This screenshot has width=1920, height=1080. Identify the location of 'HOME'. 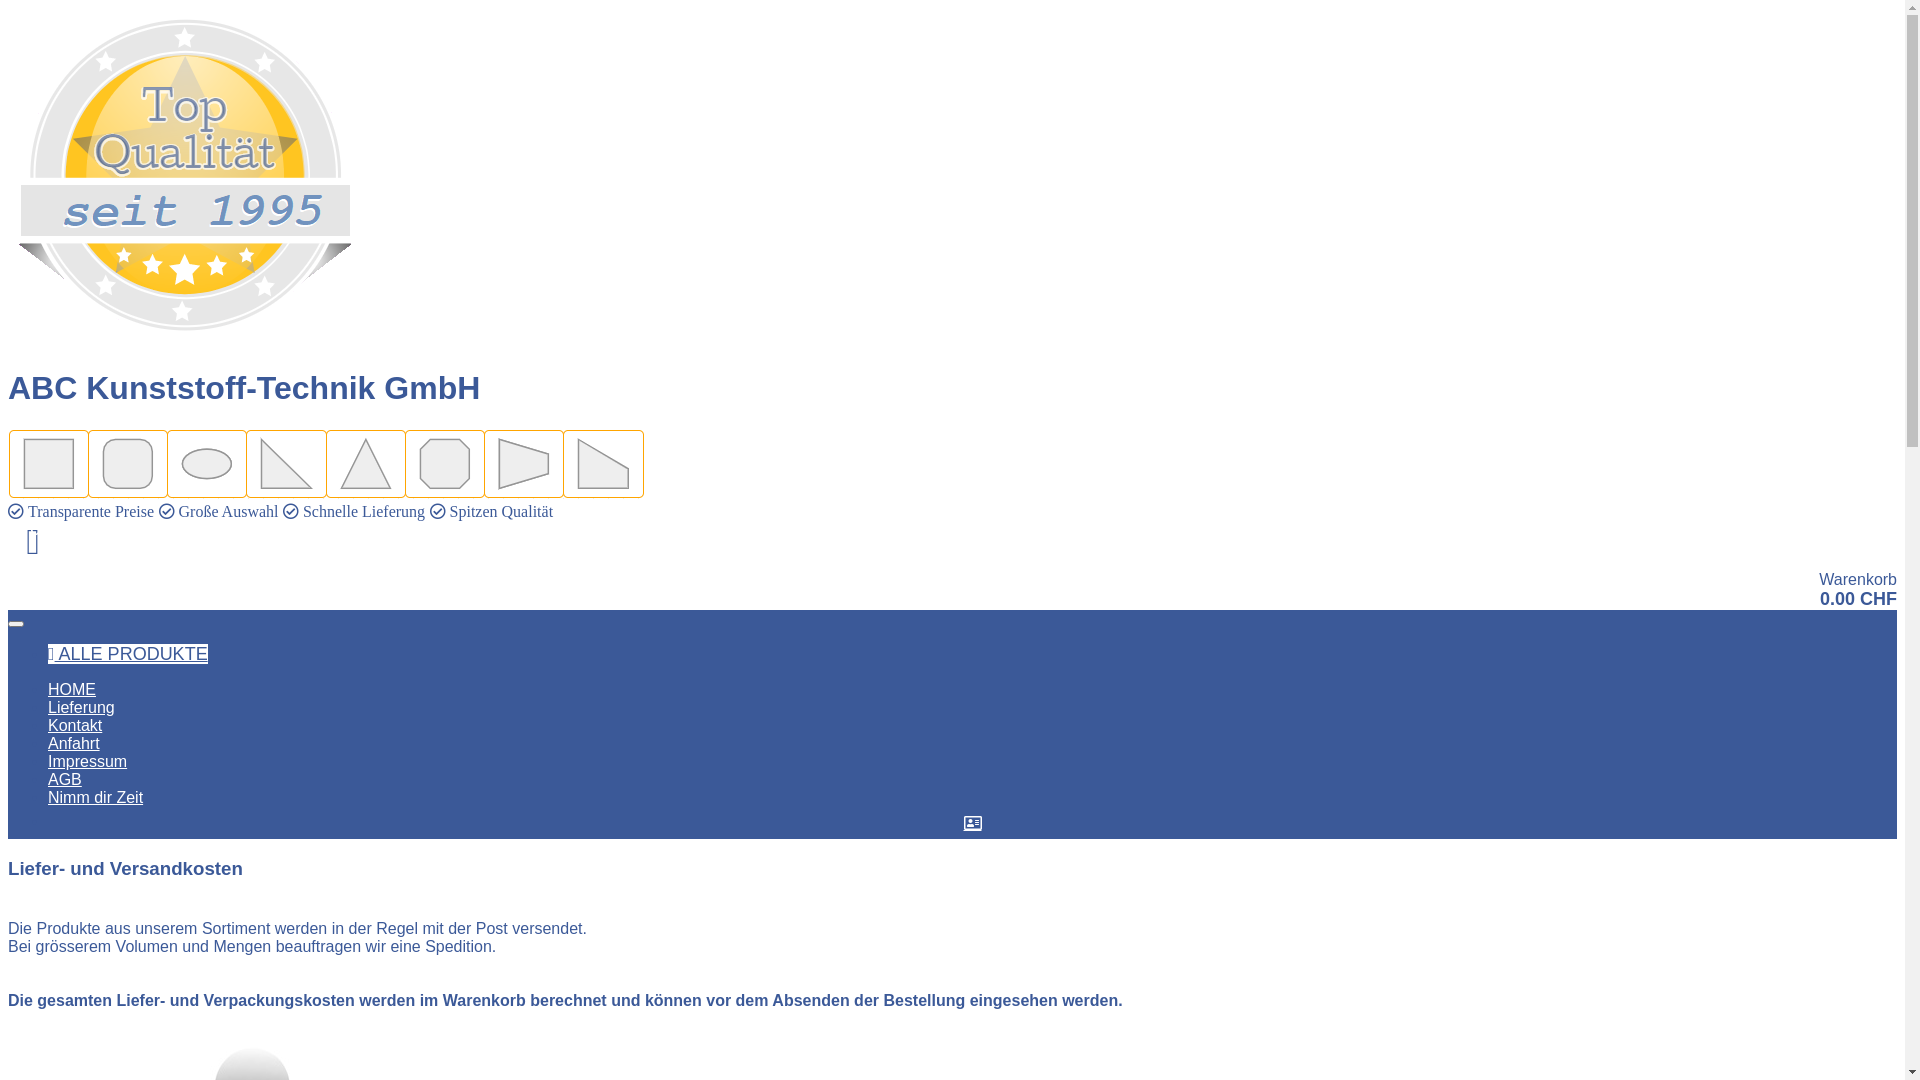
(48, 688).